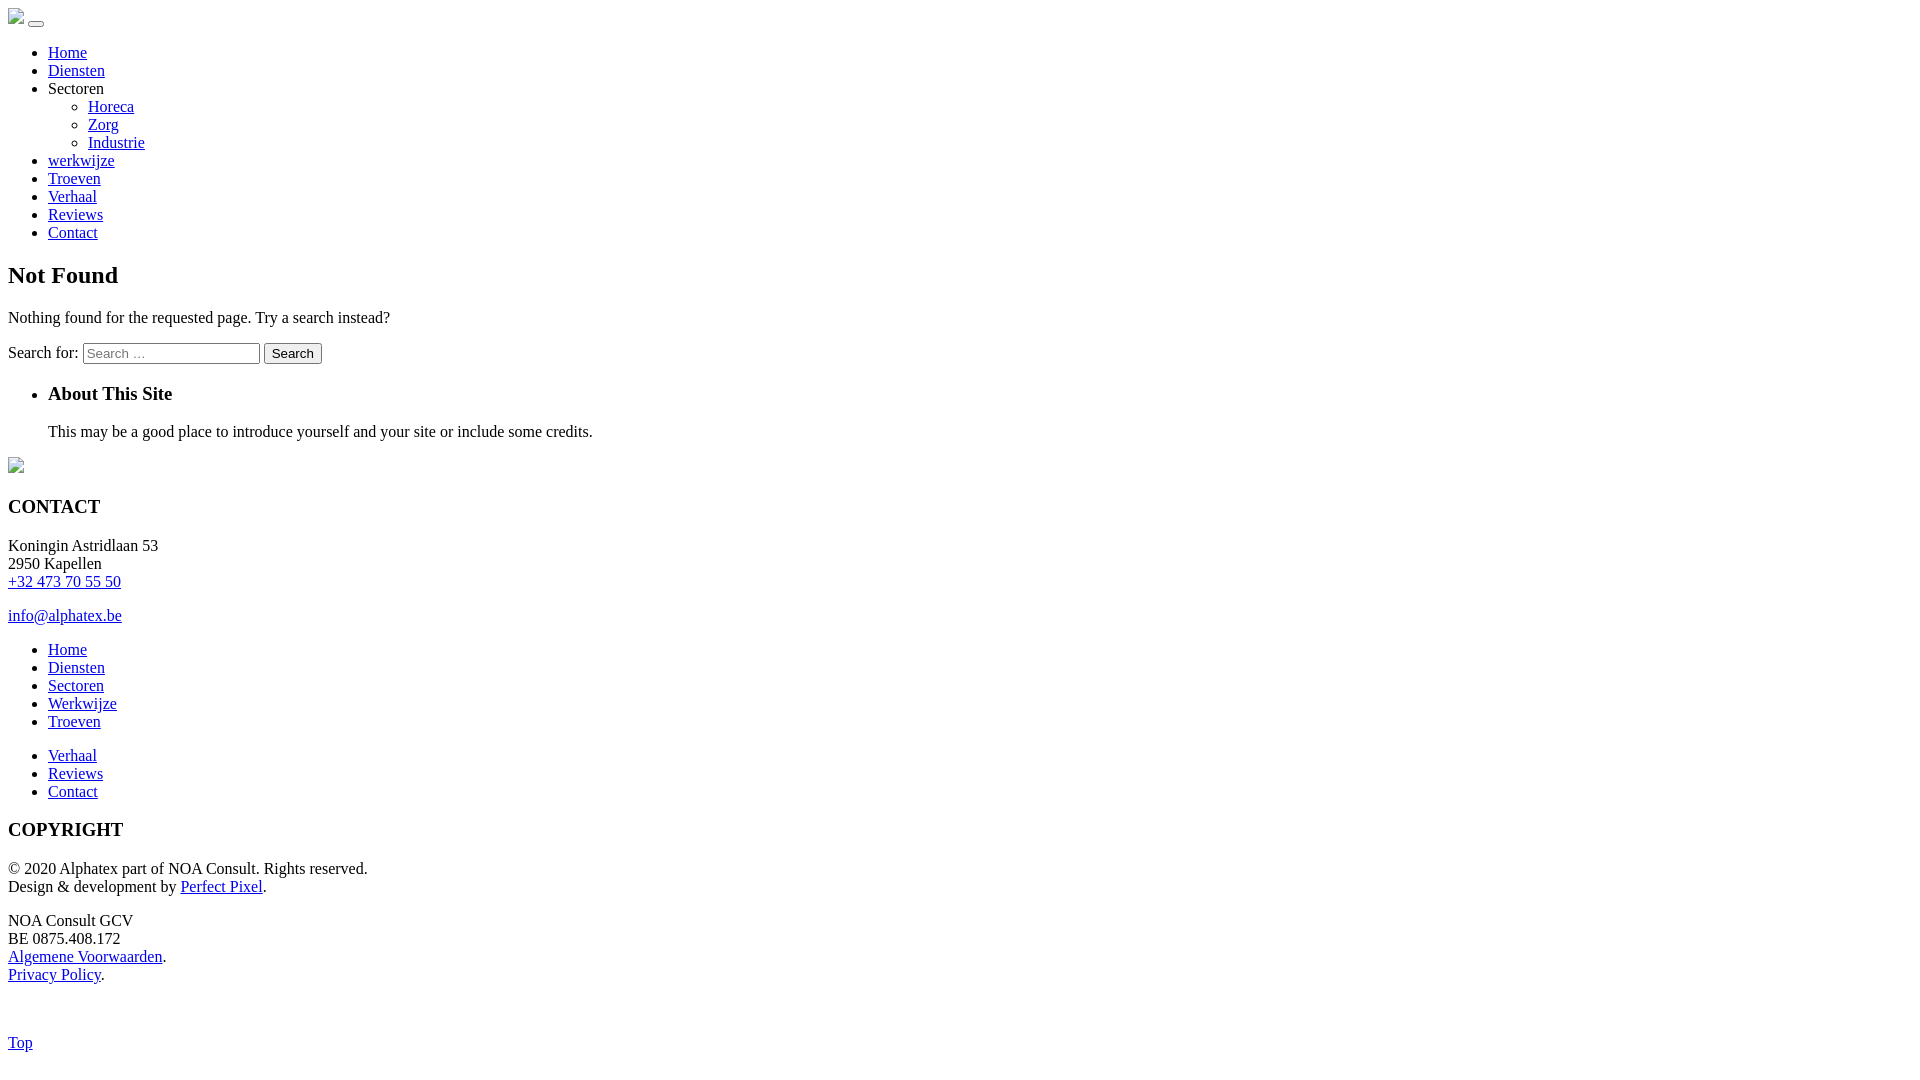  What do you see at coordinates (102, 124) in the screenshot?
I see `'Zorg'` at bounding box center [102, 124].